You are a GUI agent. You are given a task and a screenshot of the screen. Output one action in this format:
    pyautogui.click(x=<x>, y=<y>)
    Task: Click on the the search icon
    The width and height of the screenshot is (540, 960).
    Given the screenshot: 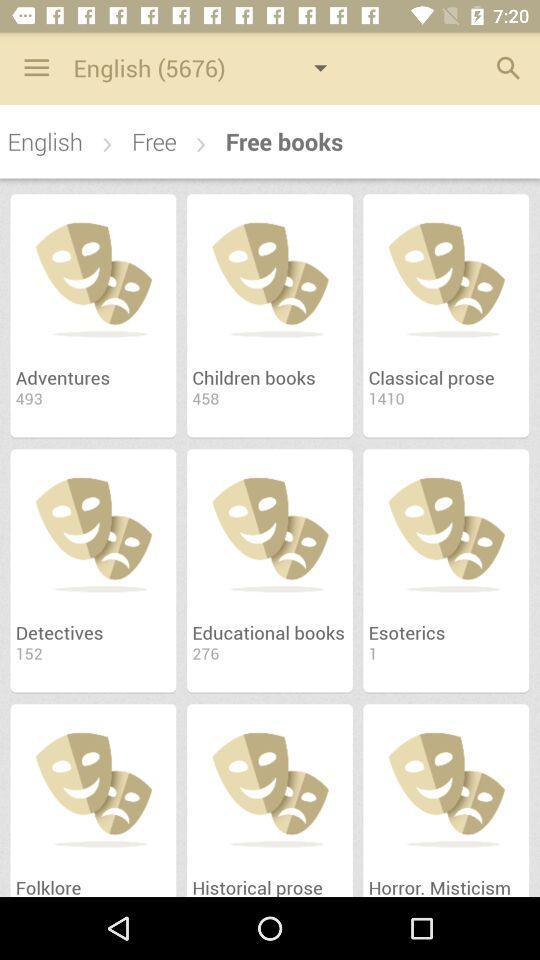 What is the action you would take?
    pyautogui.click(x=502, y=68)
    